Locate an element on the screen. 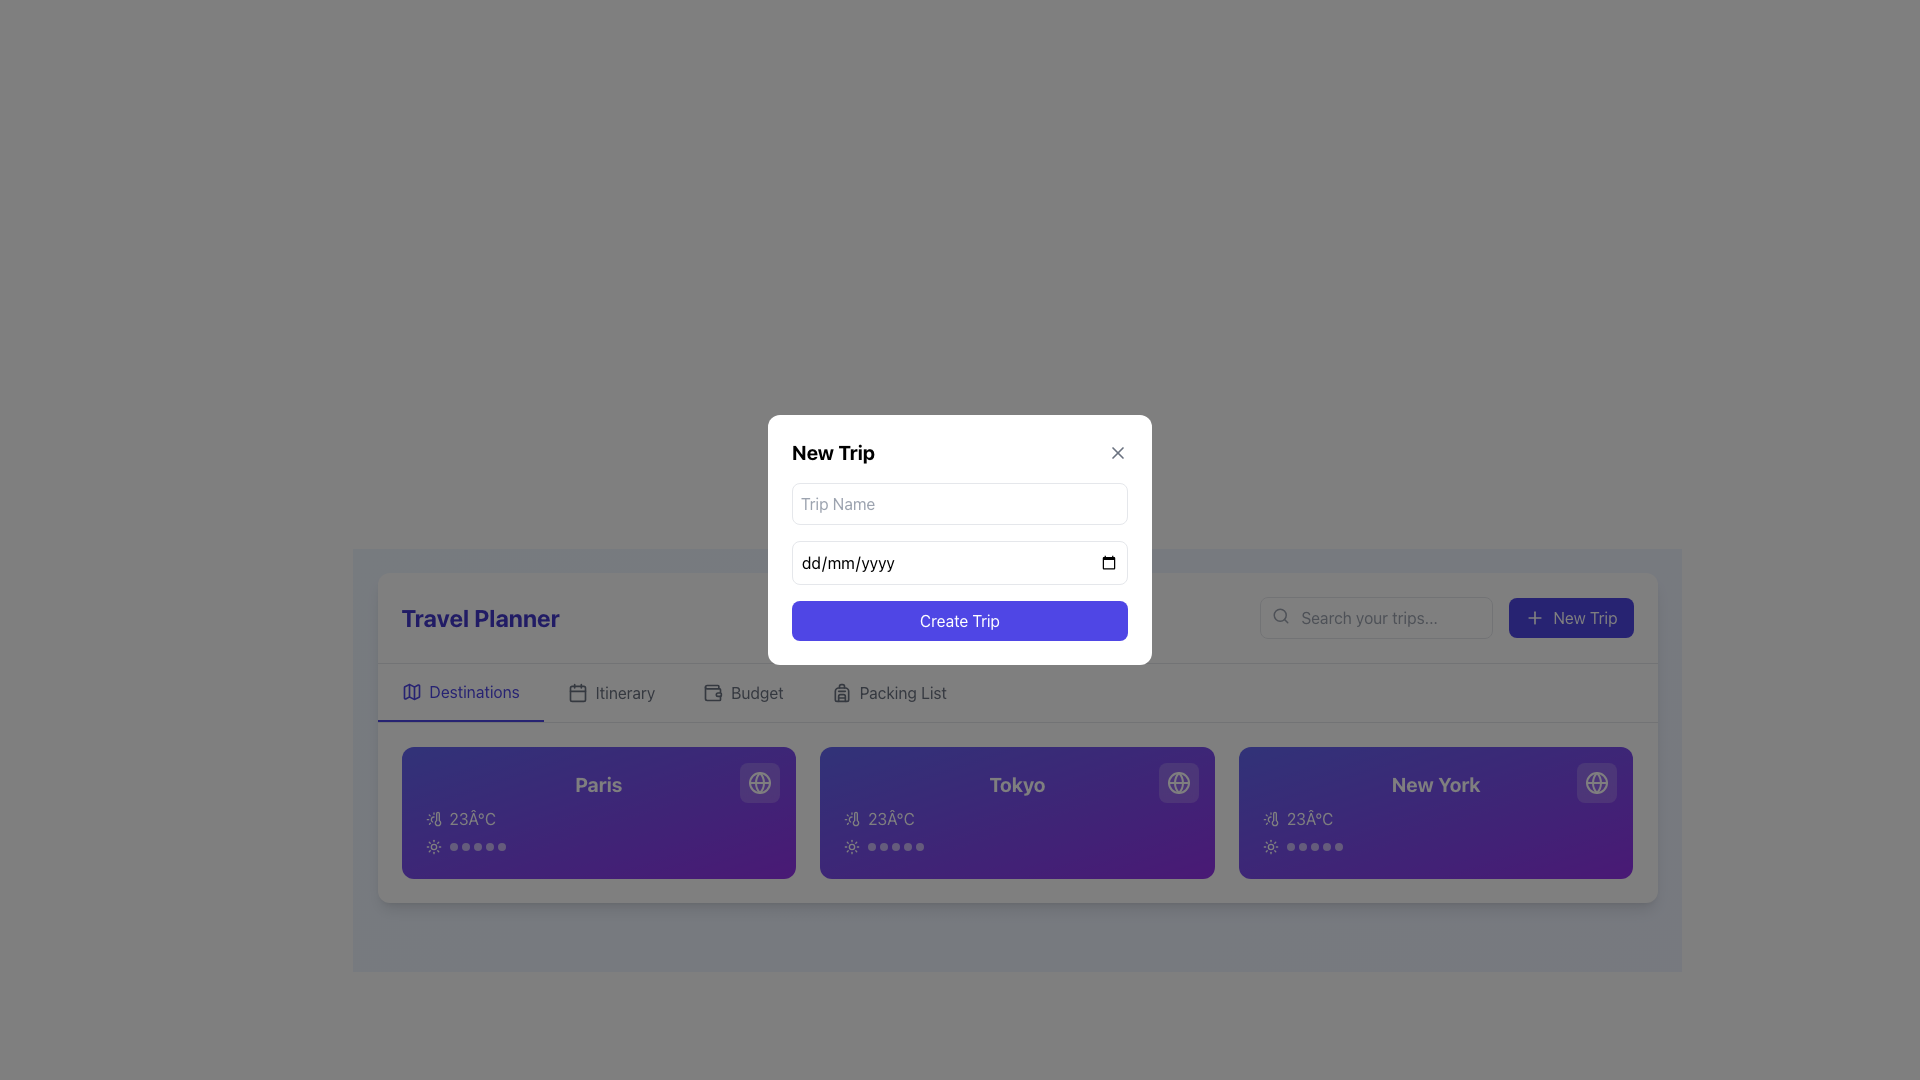 This screenshot has height=1080, width=1920. the 'Budget' text label in the navigation menu is located at coordinates (756, 692).